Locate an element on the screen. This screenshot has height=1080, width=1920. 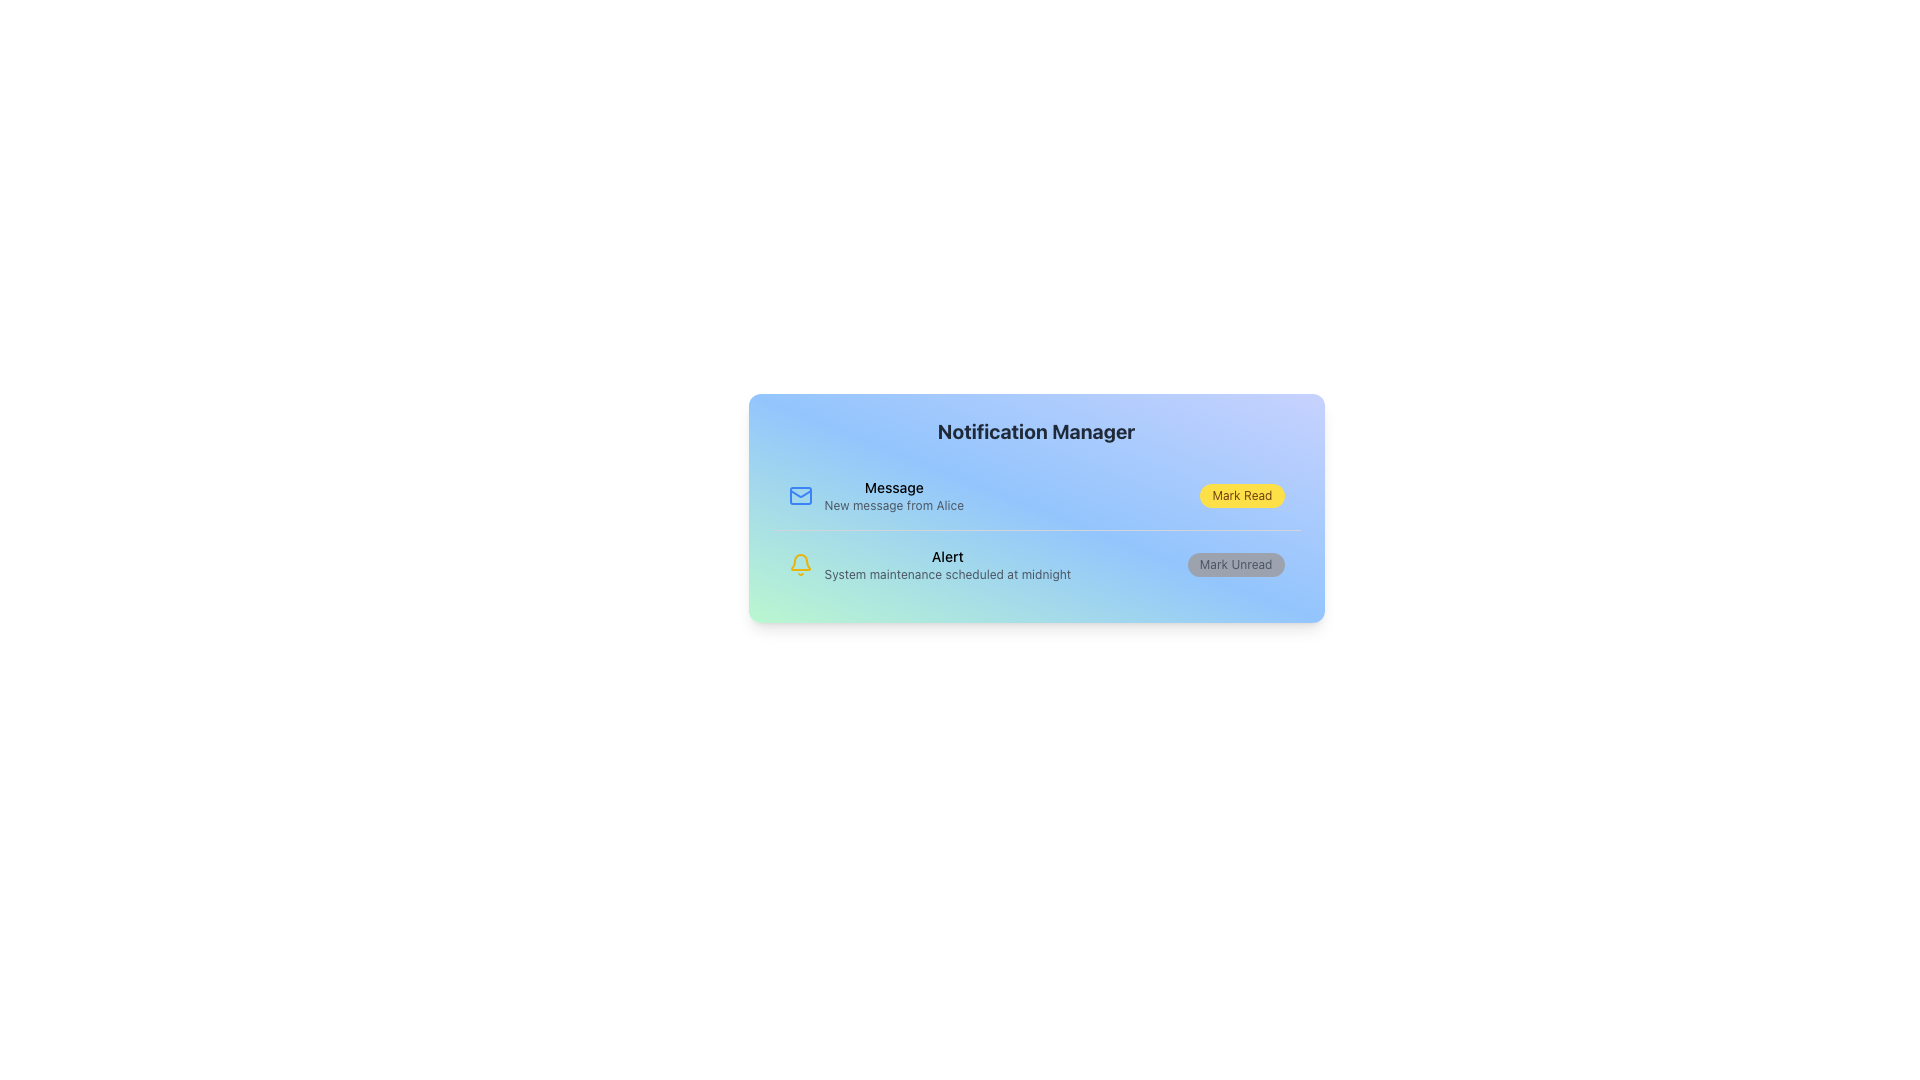
the Notification panel that displays 'Alert' and 'System maintenance scheduled at midnight', located in the bottom-left quadrant of the notification manager interface is located at coordinates (928, 564).